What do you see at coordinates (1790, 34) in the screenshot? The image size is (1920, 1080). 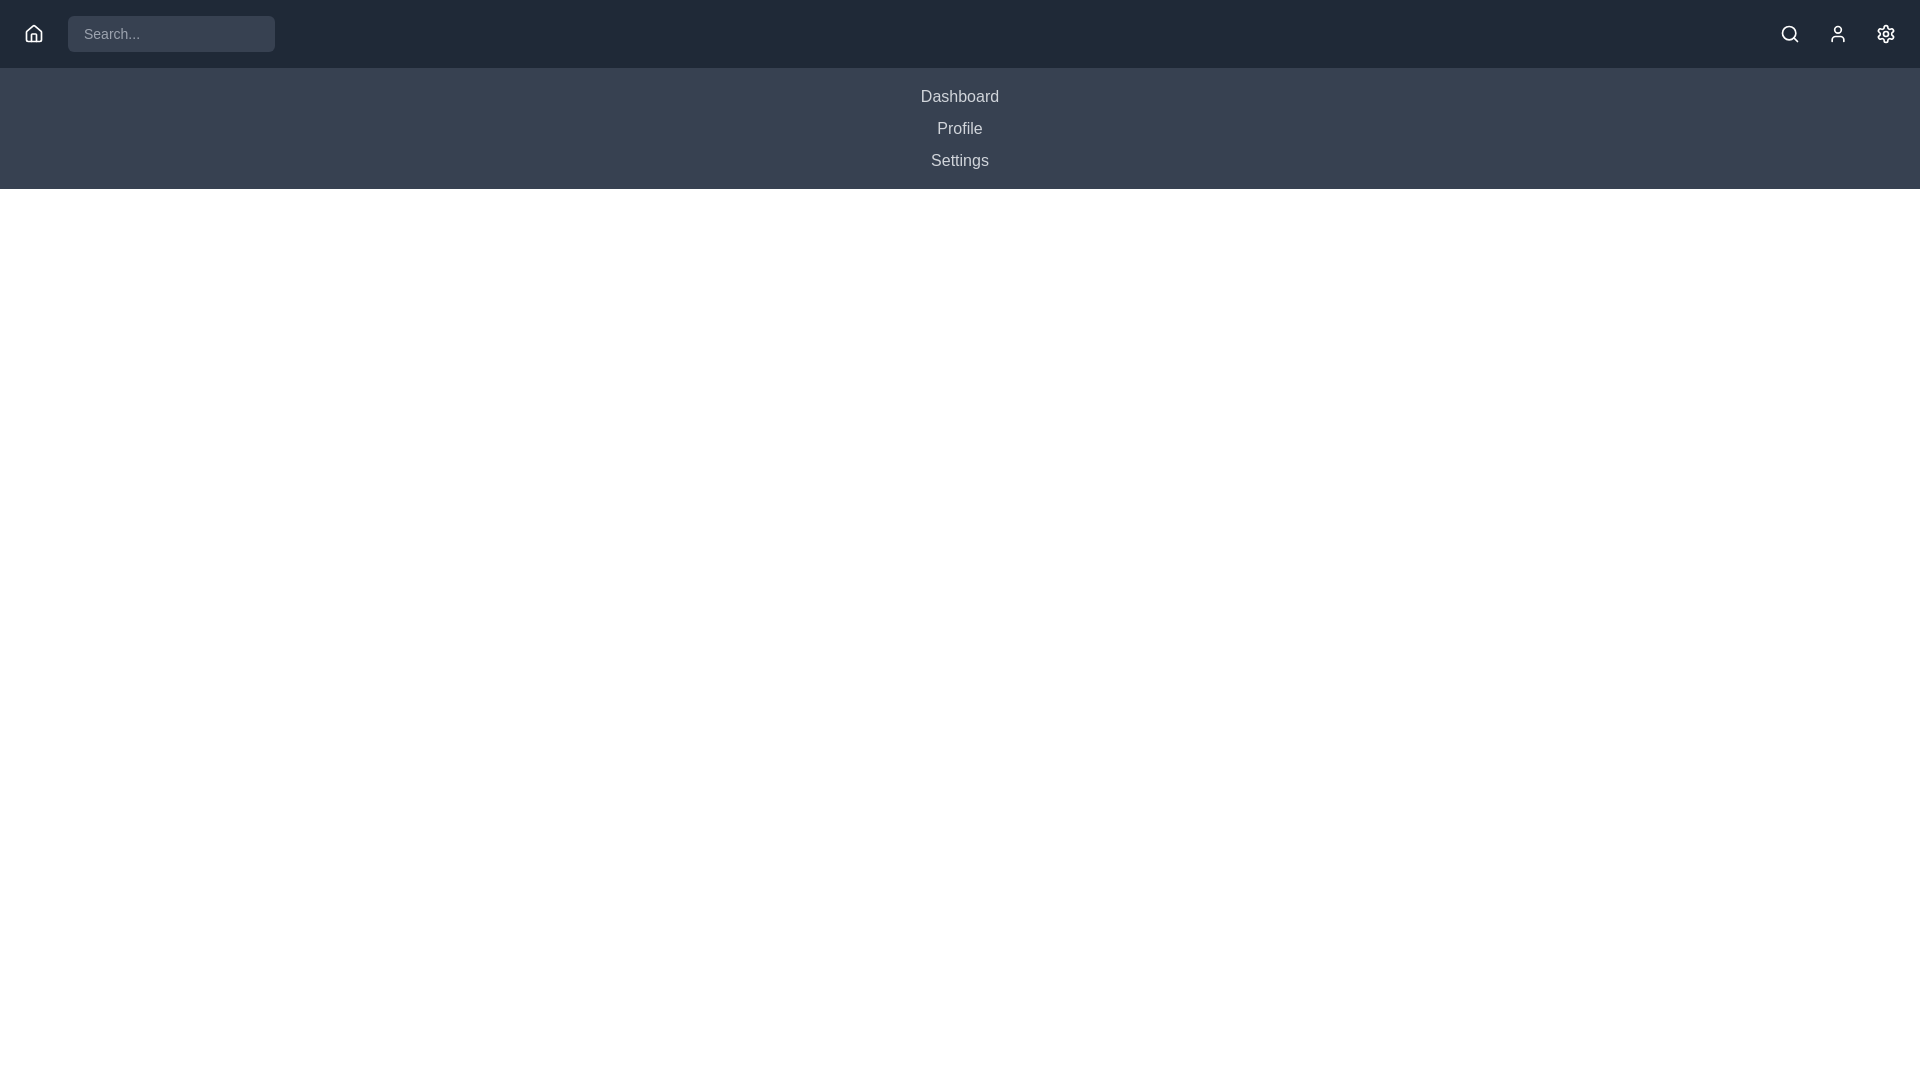 I see `the magnifying glass icon button located at the top-right corner of the page` at bounding box center [1790, 34].